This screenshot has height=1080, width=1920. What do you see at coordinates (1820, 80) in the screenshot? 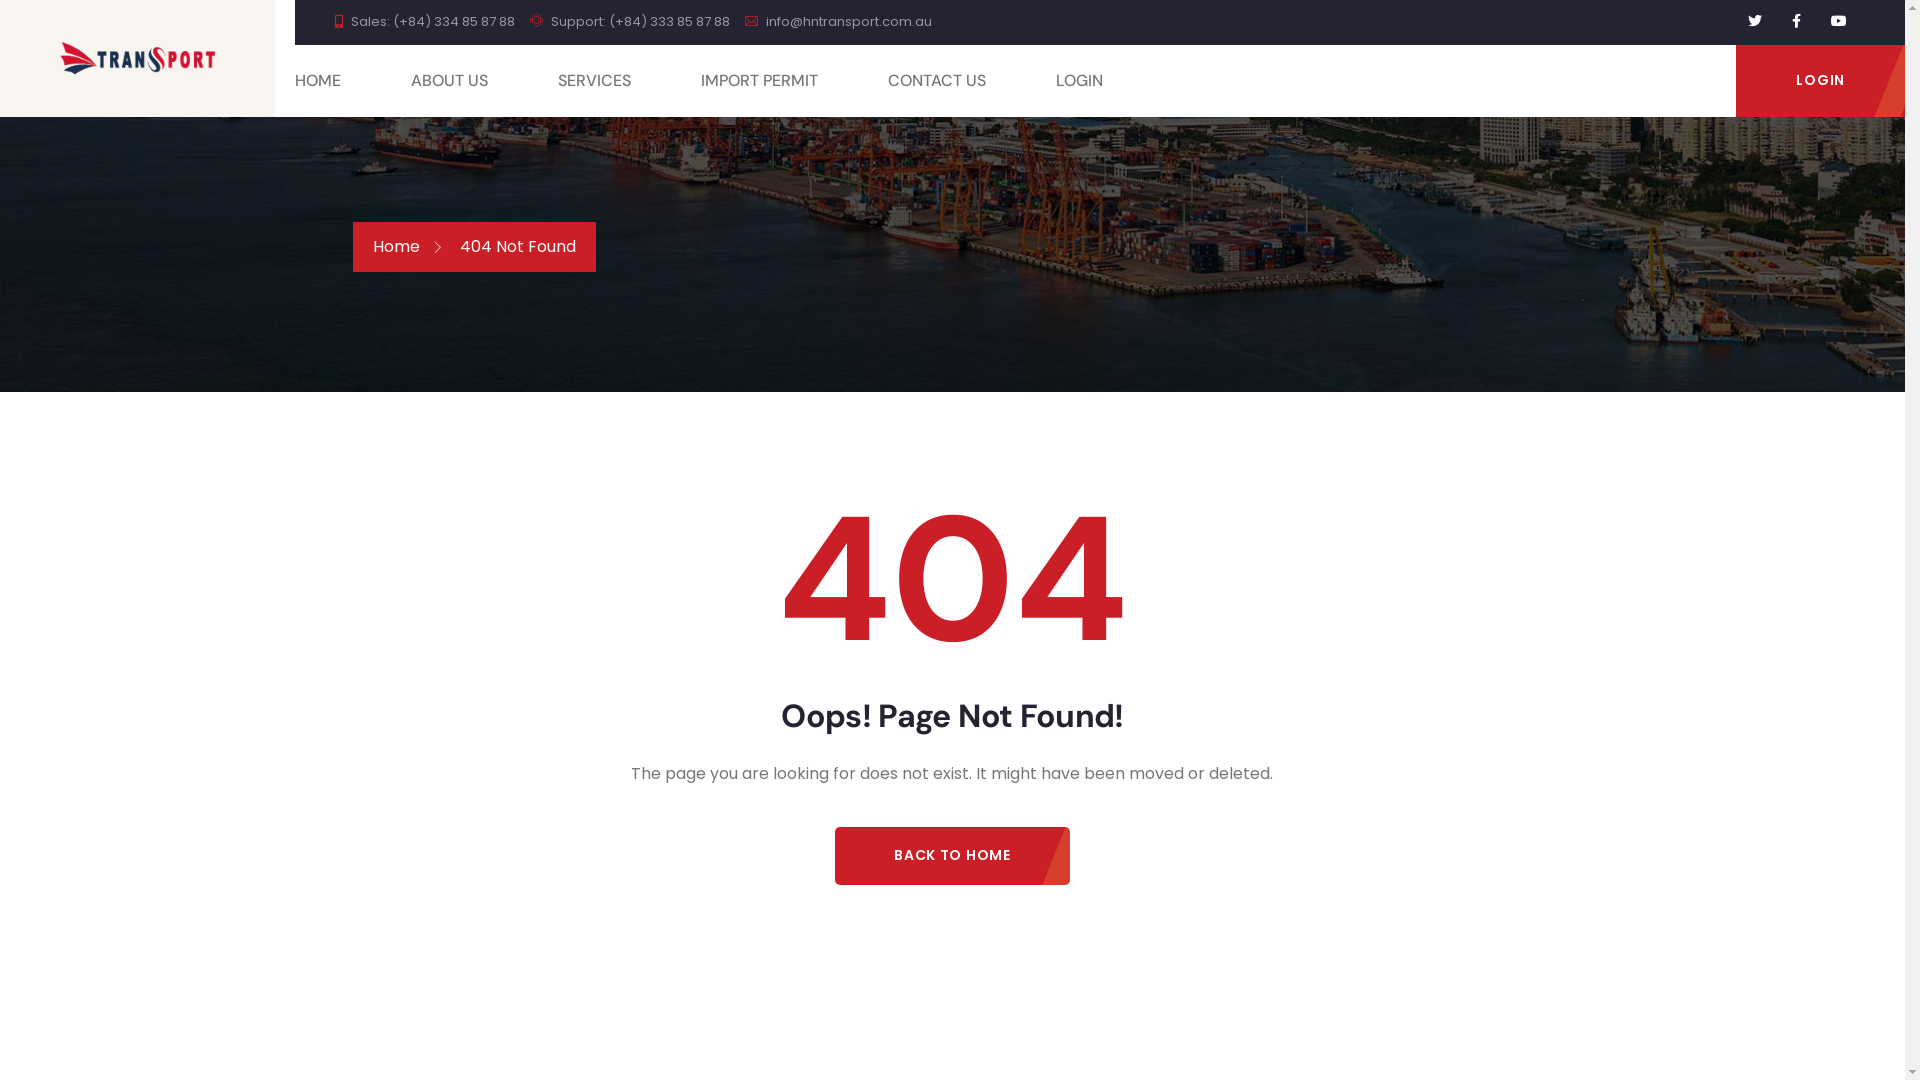
I see `'LOGIN'` at bounding box center [1820, 80].